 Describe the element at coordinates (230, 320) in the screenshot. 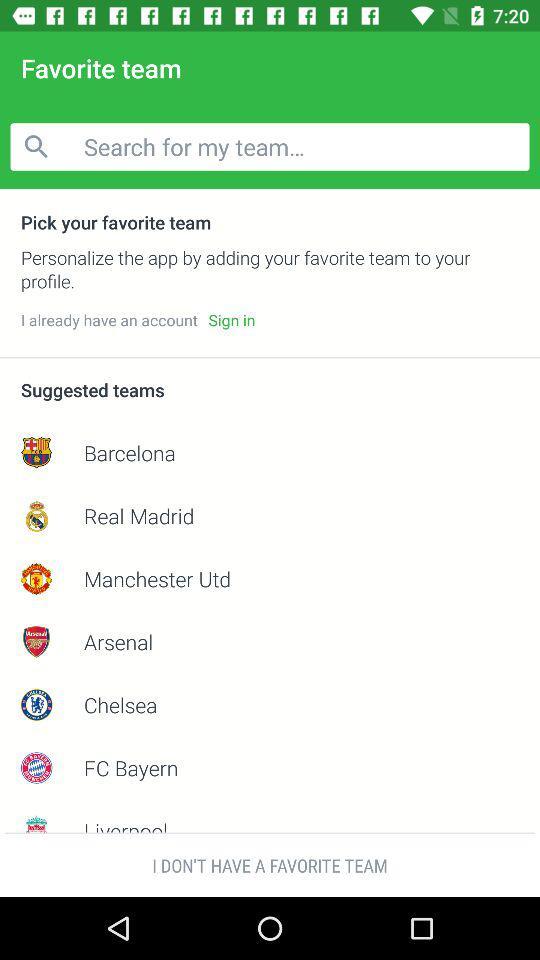

I see `the item to the right of i already have` at that location.